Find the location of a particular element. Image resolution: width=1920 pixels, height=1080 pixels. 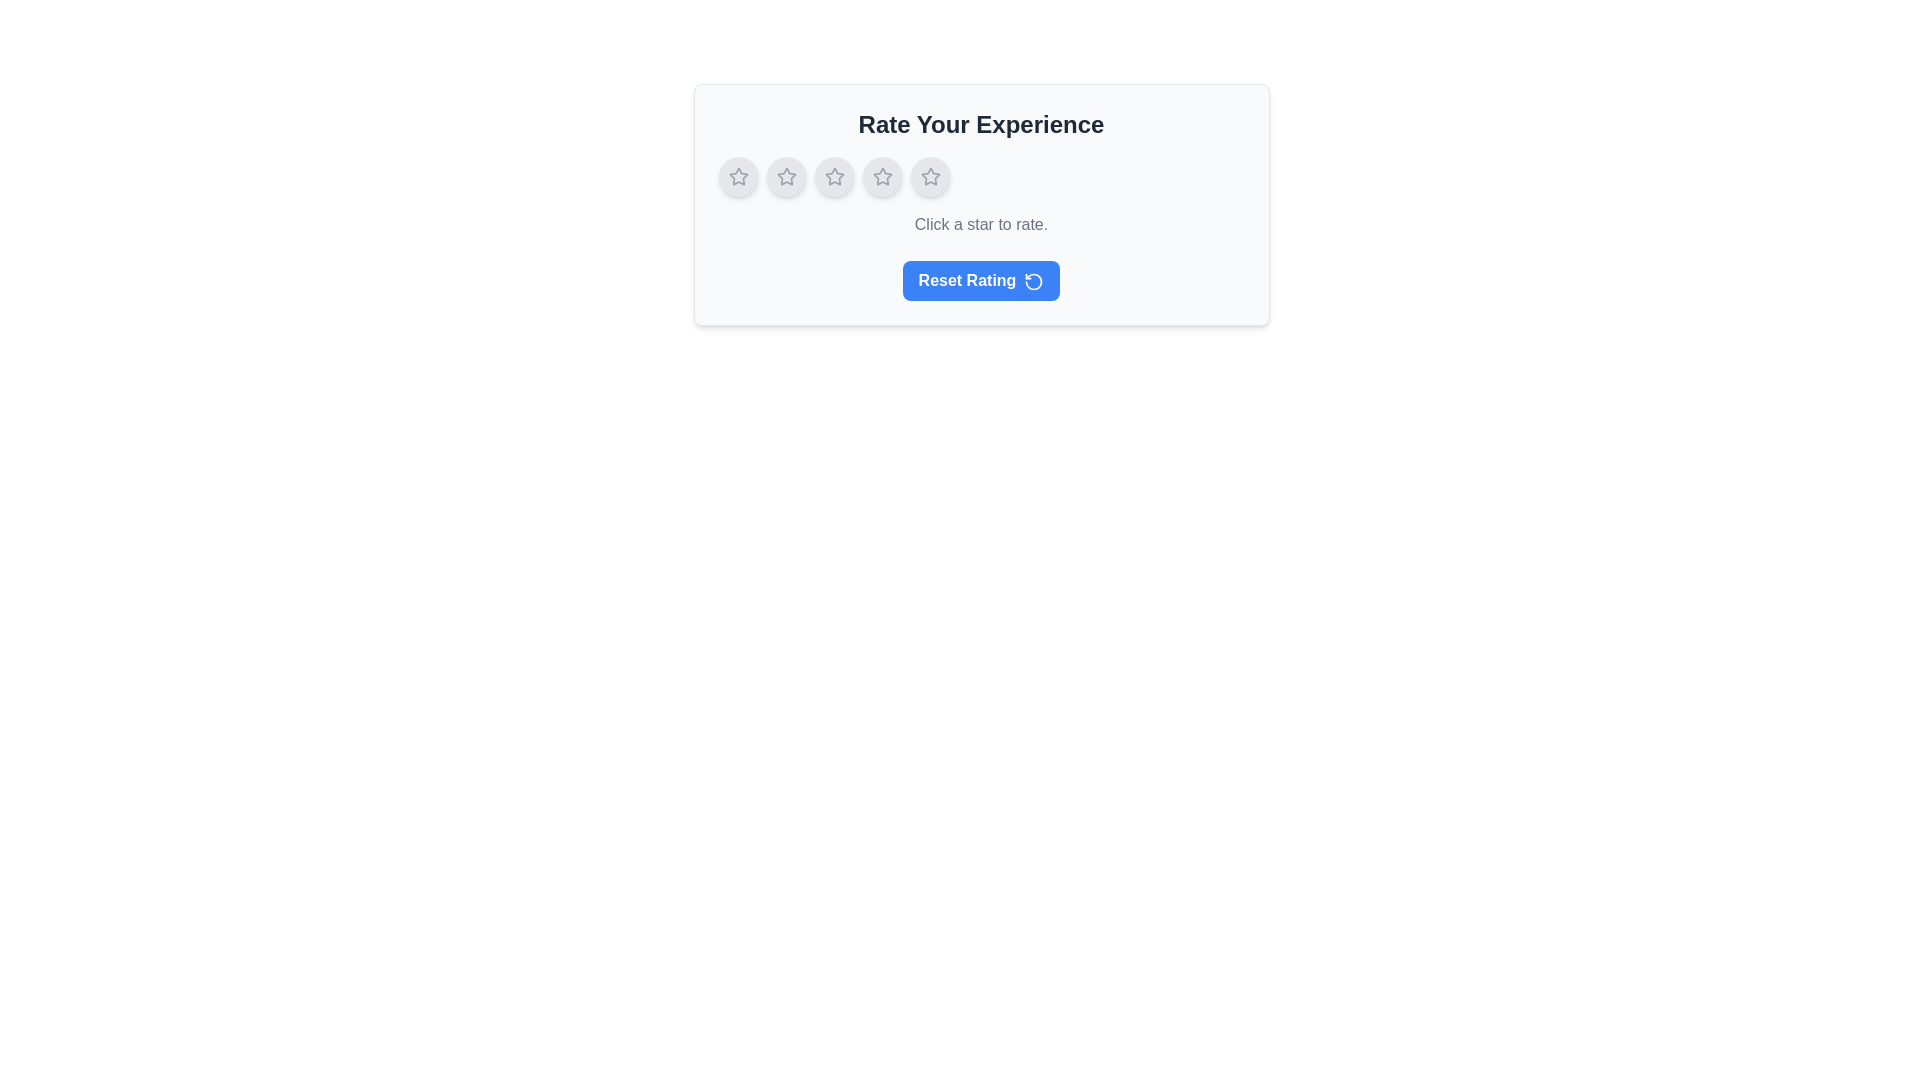

the counter-clockwise arrow icon located inside the 'Reset Rating' button, positioned at the far right side adjacent to the text label is located at coordinates (1034, 281).